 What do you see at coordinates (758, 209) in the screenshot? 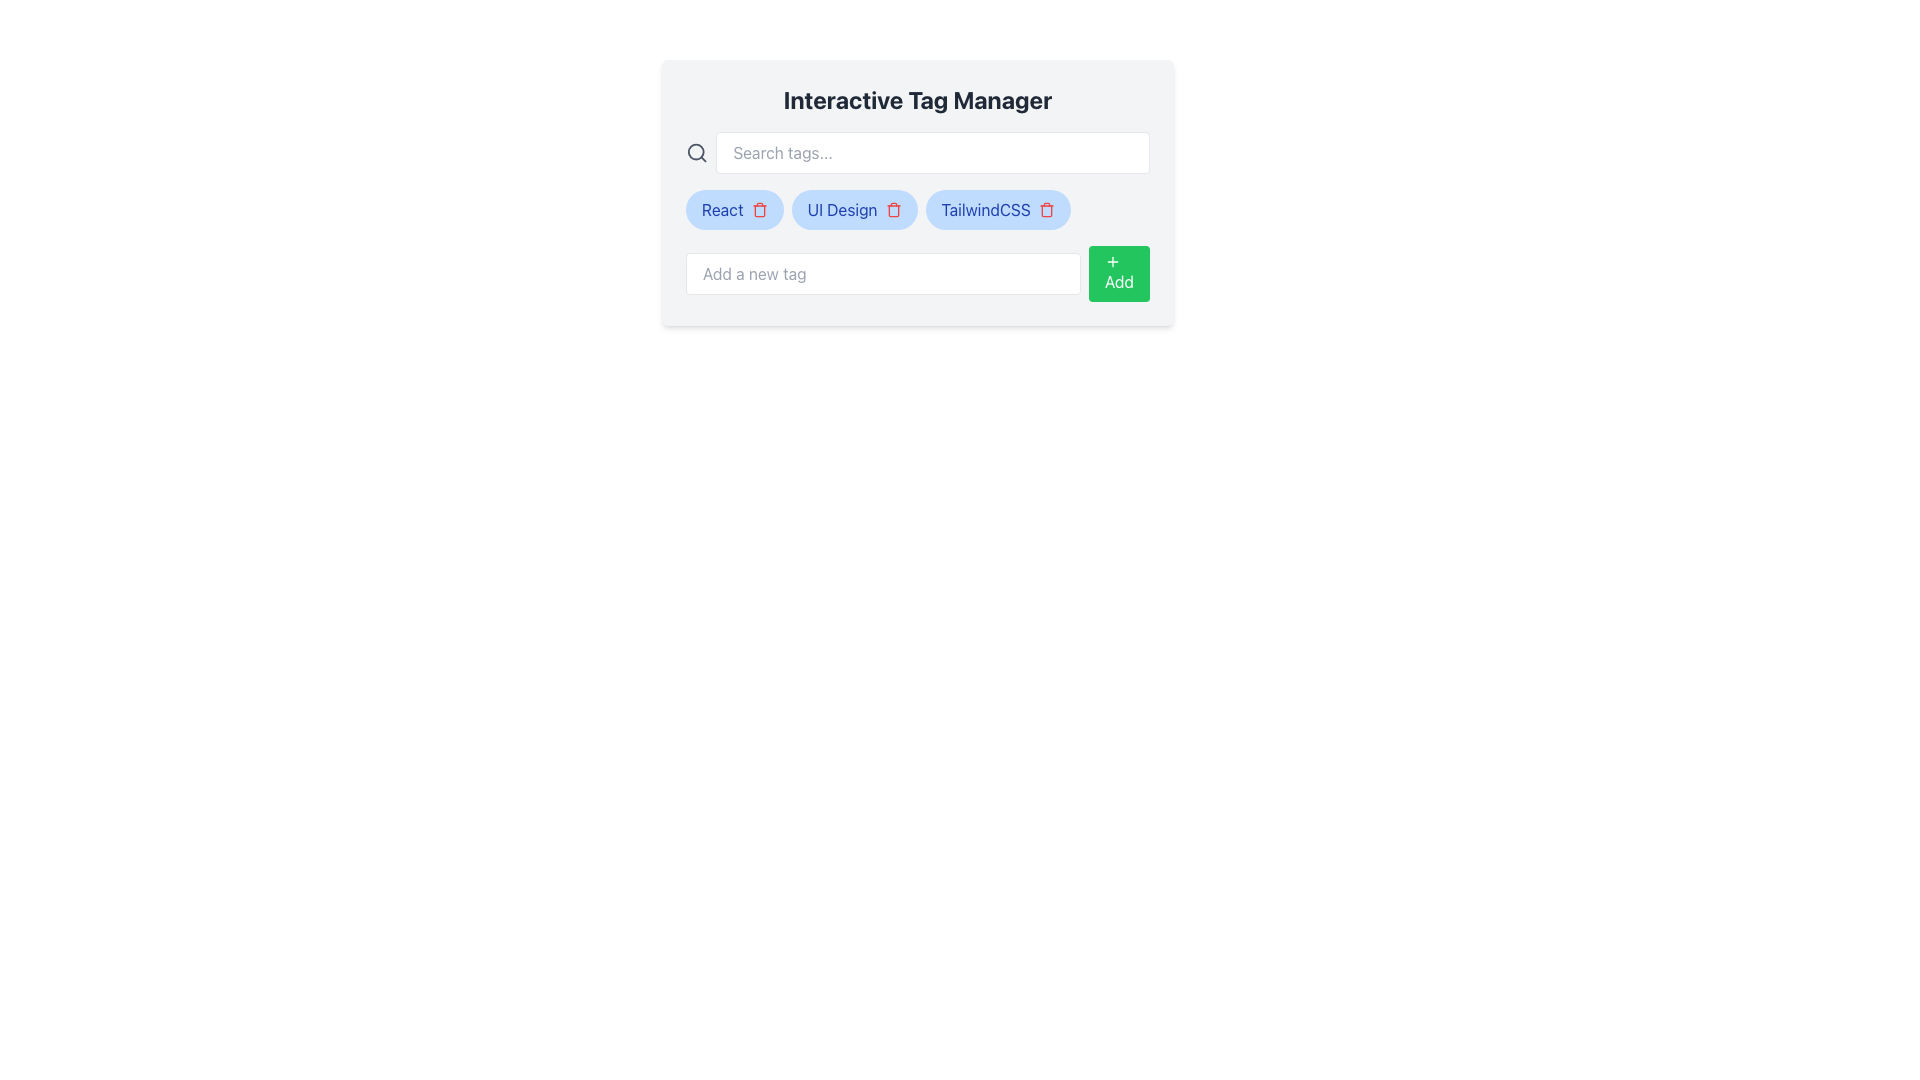
I see `the delete icon button associated with the first 'React' tag` at bounding box center [758, 209].